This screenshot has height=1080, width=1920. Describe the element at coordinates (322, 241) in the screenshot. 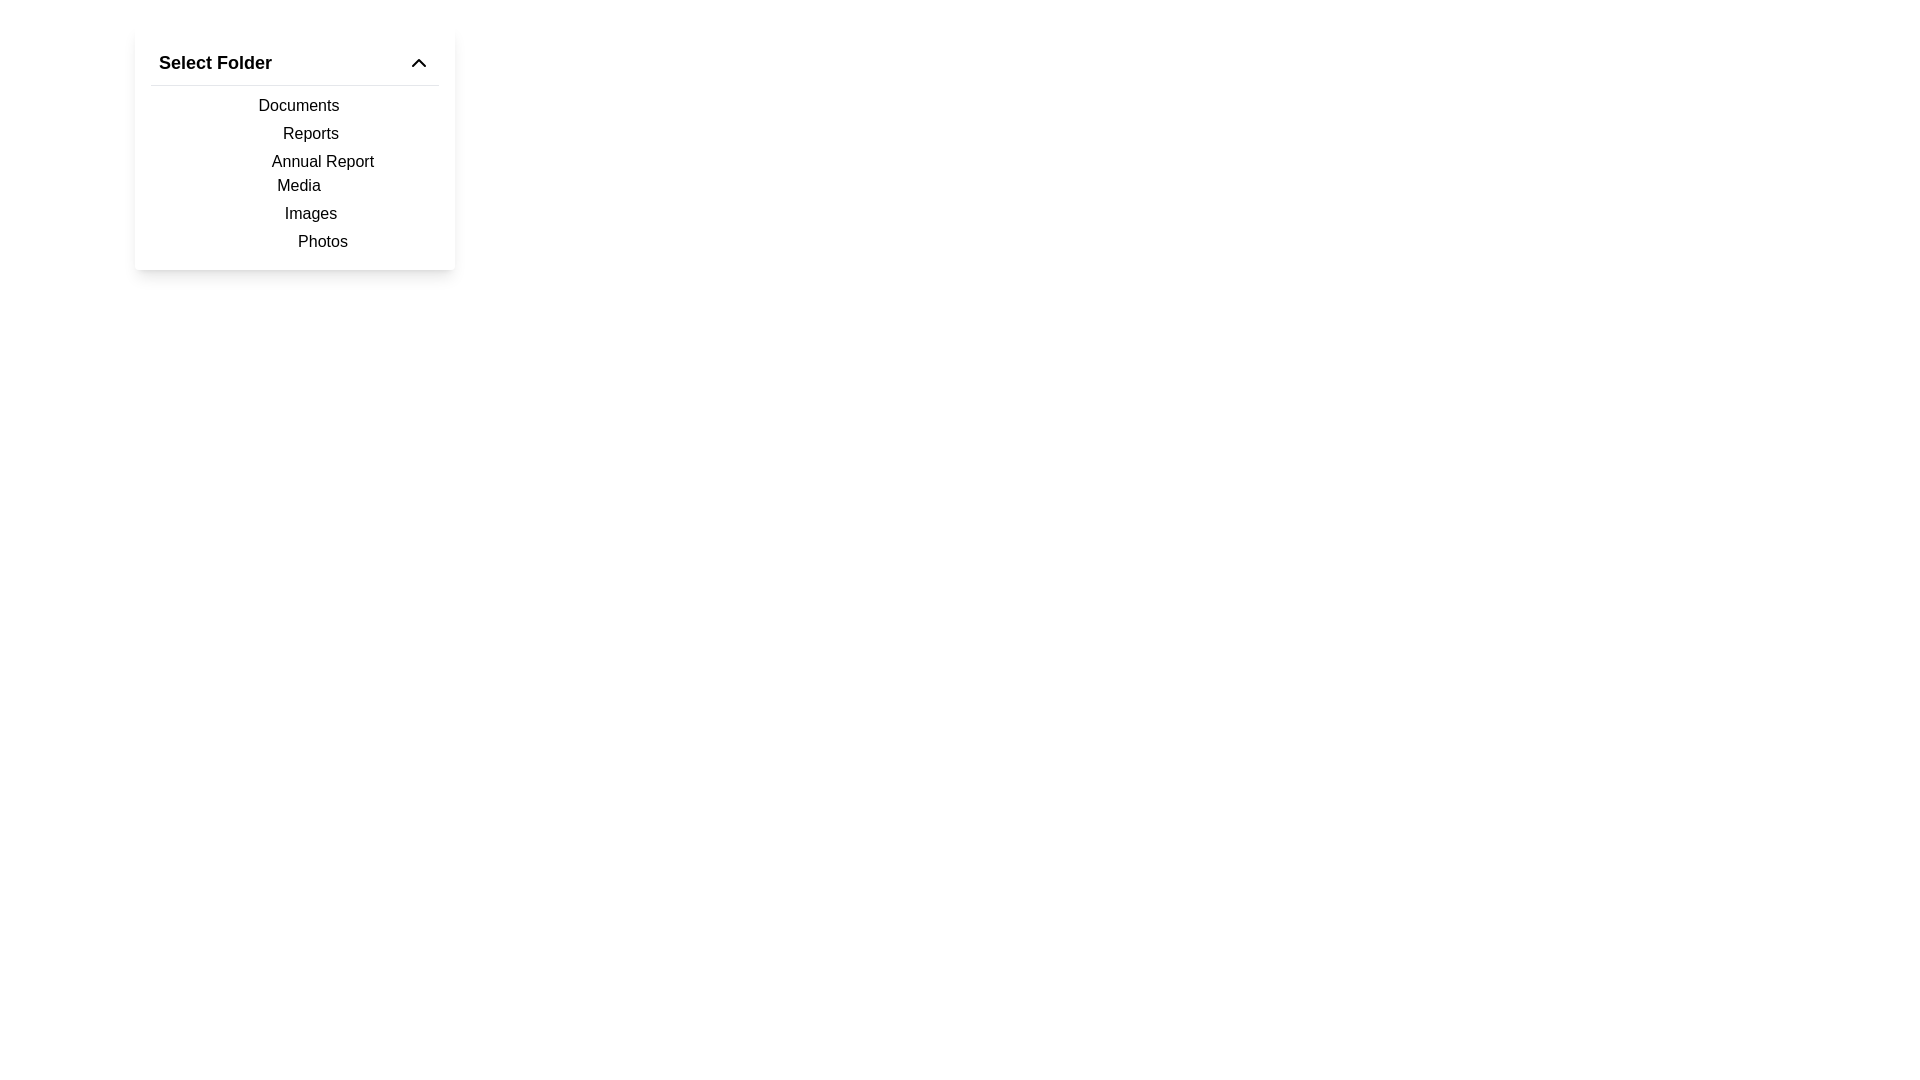

I see `the 'Photos' menu option in the dropdown list` at that location.